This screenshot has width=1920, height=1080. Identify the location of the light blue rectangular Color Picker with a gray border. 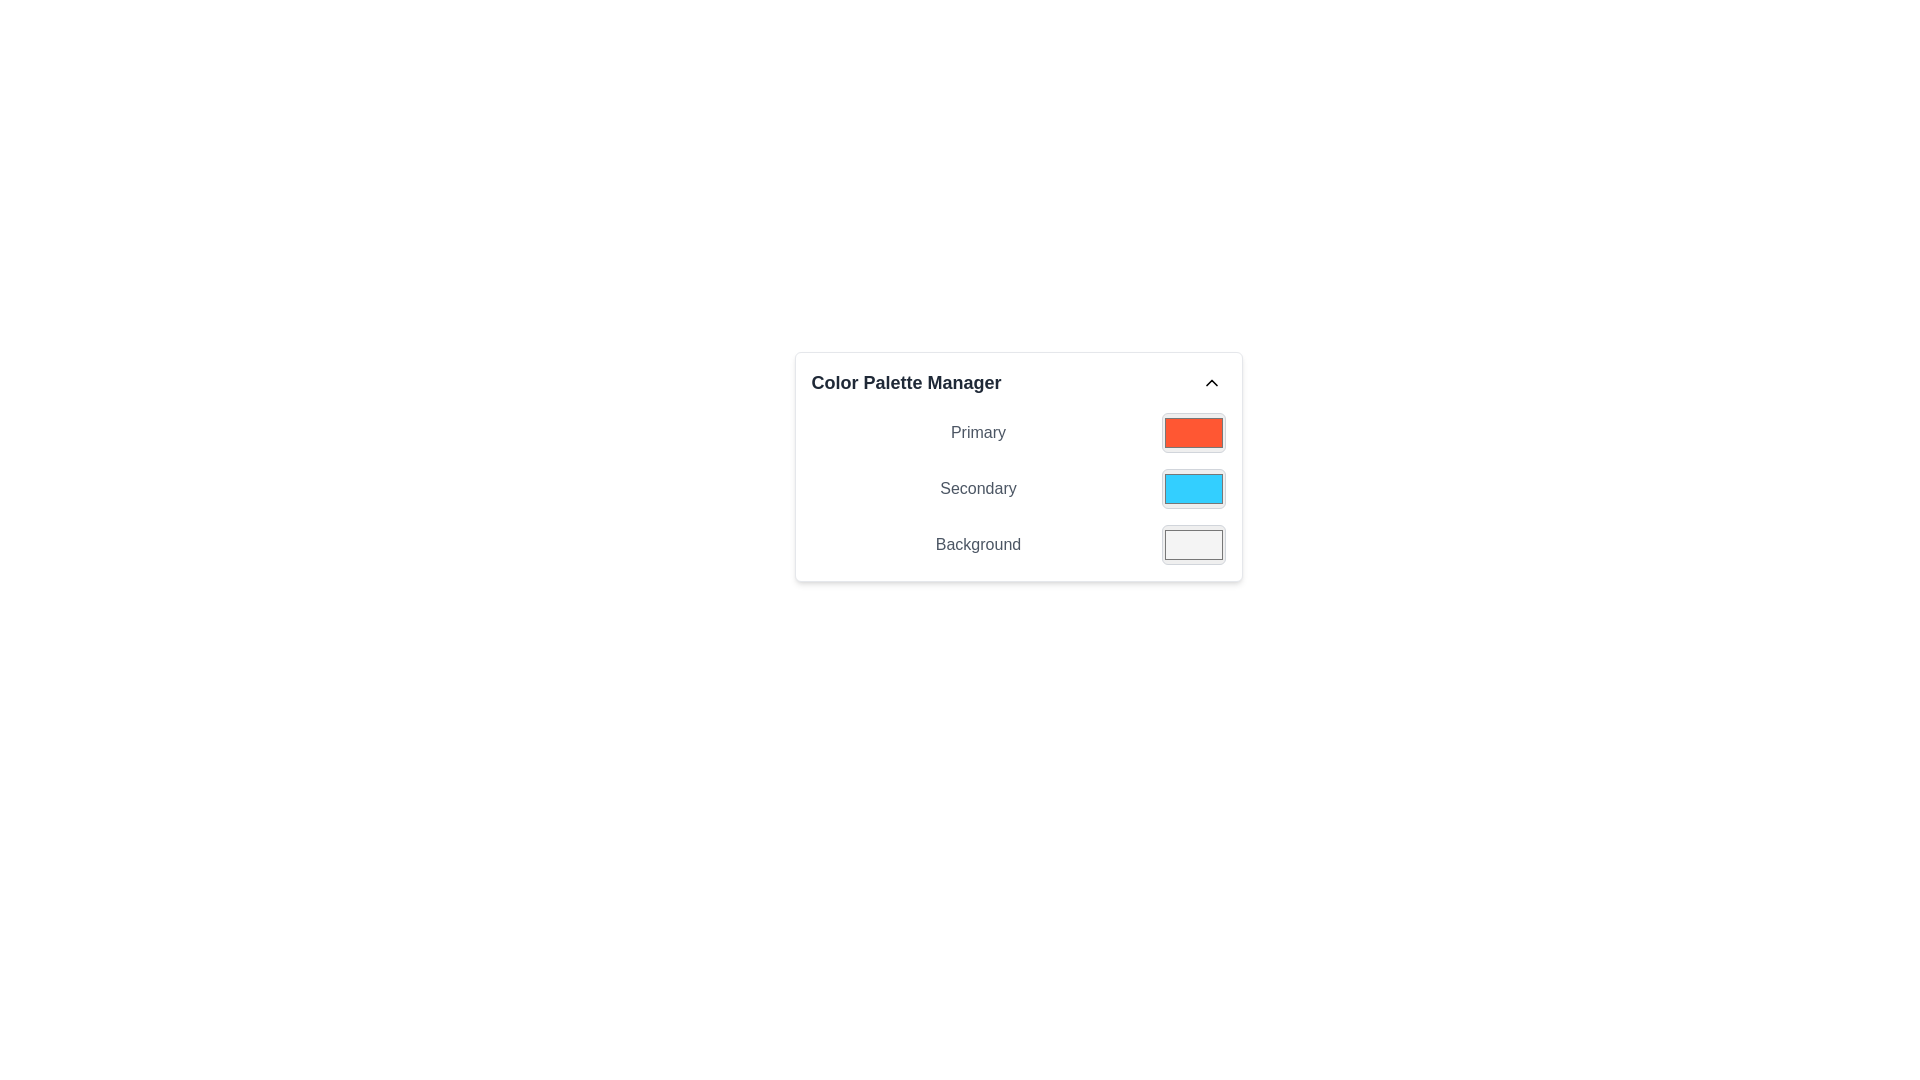
(1193, 489).